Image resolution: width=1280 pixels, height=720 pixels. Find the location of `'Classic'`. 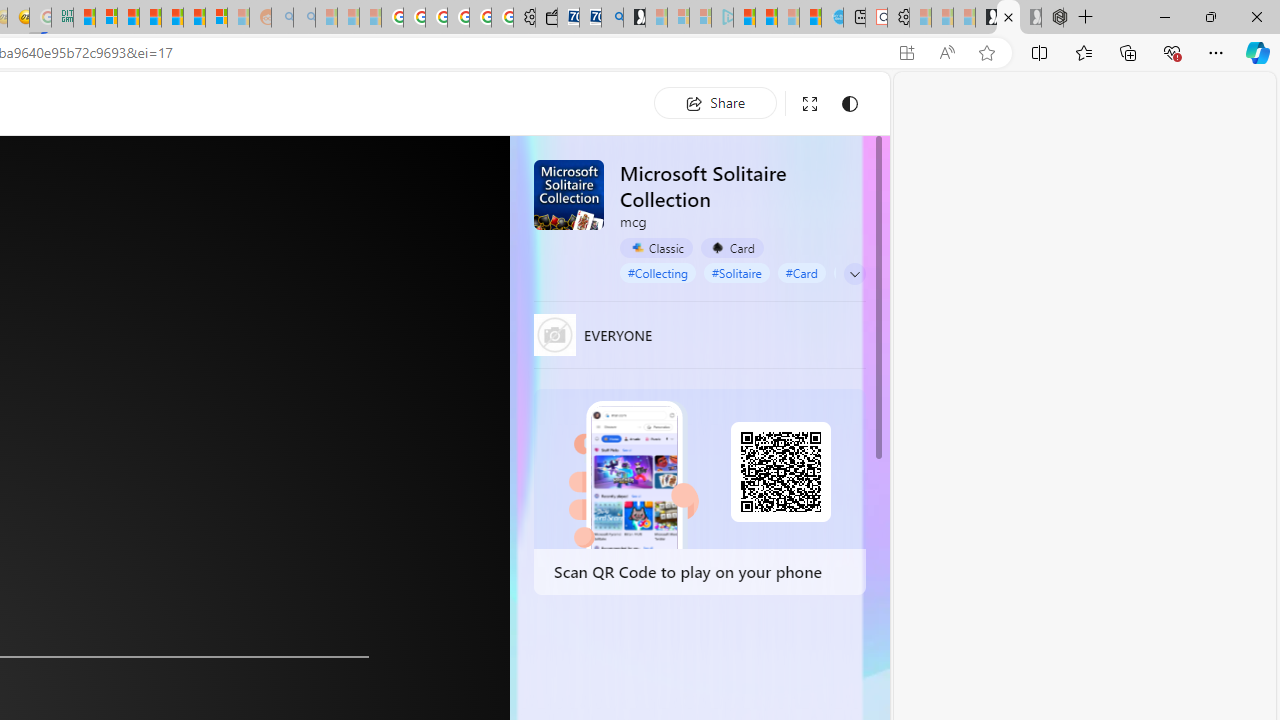

'Classic' is located at coordinates (656, 247).